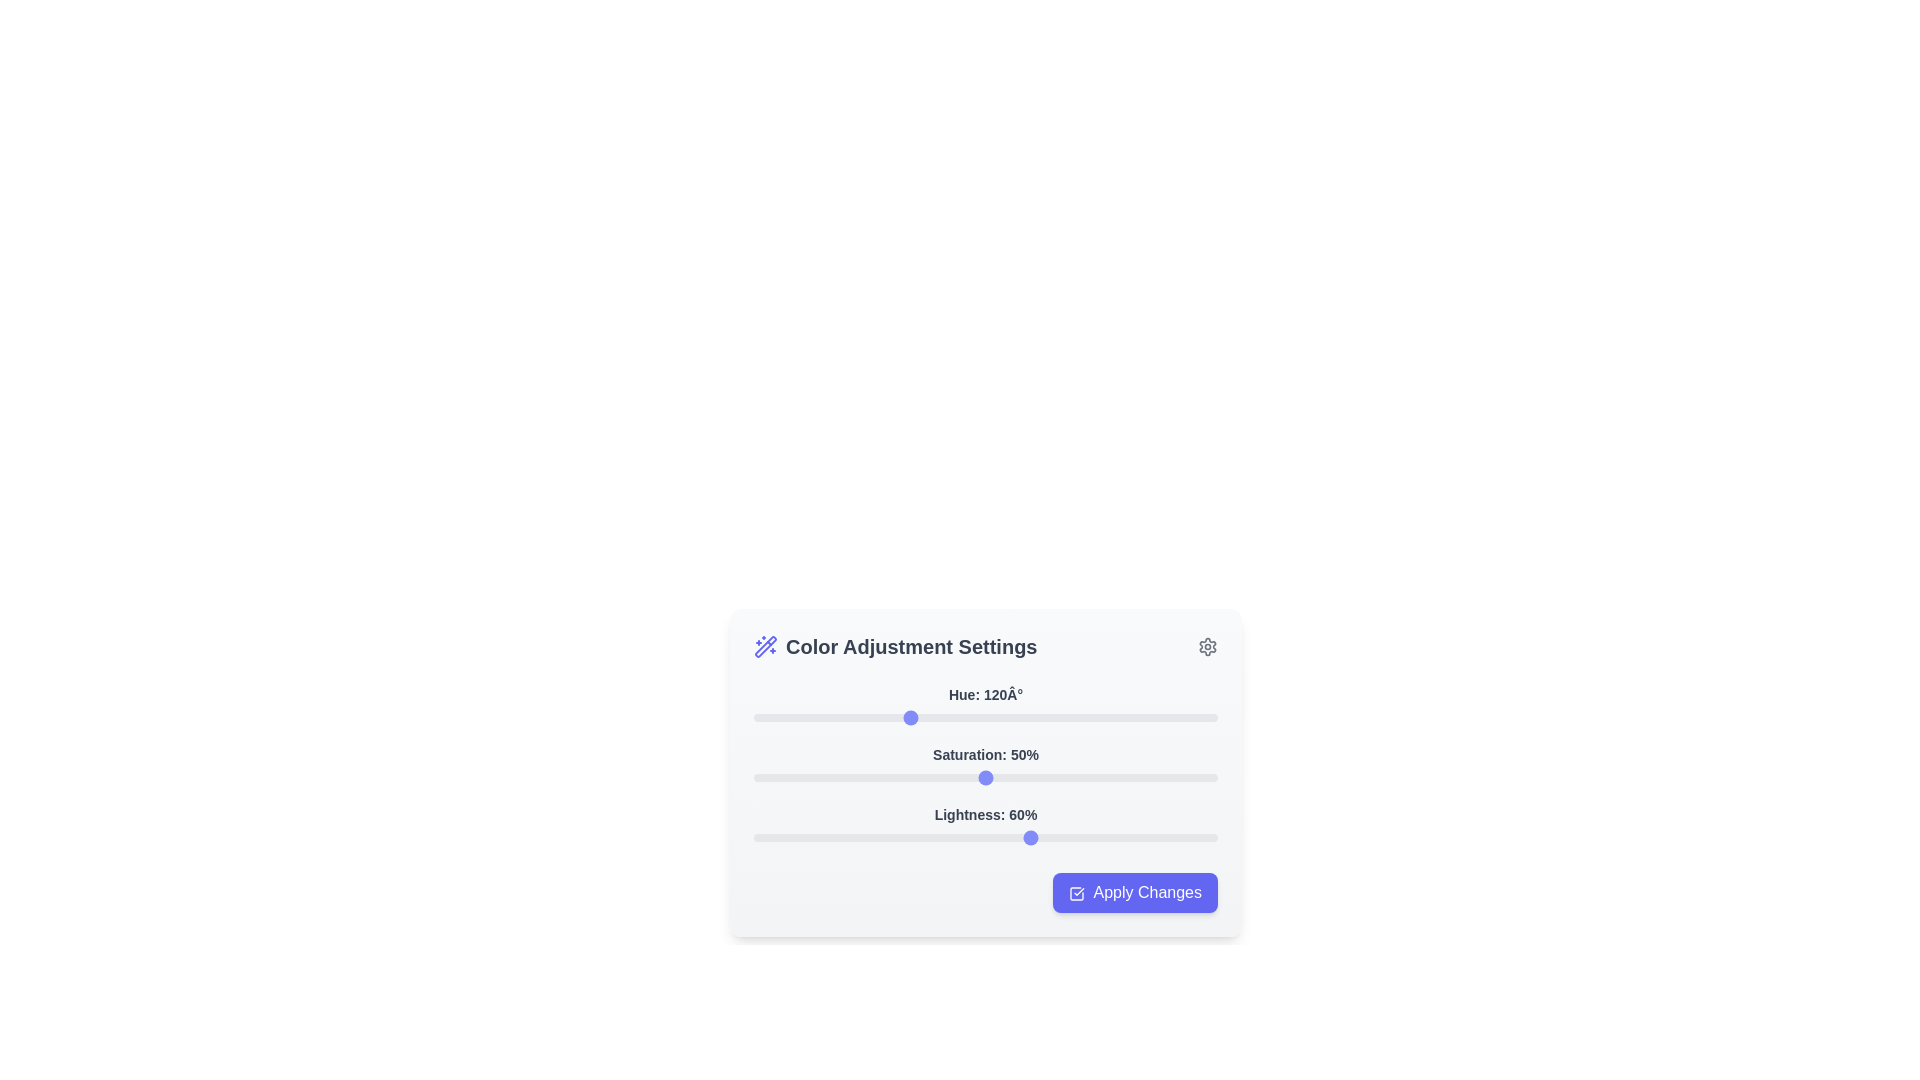  I want to click on hue, so click(1158, 716).